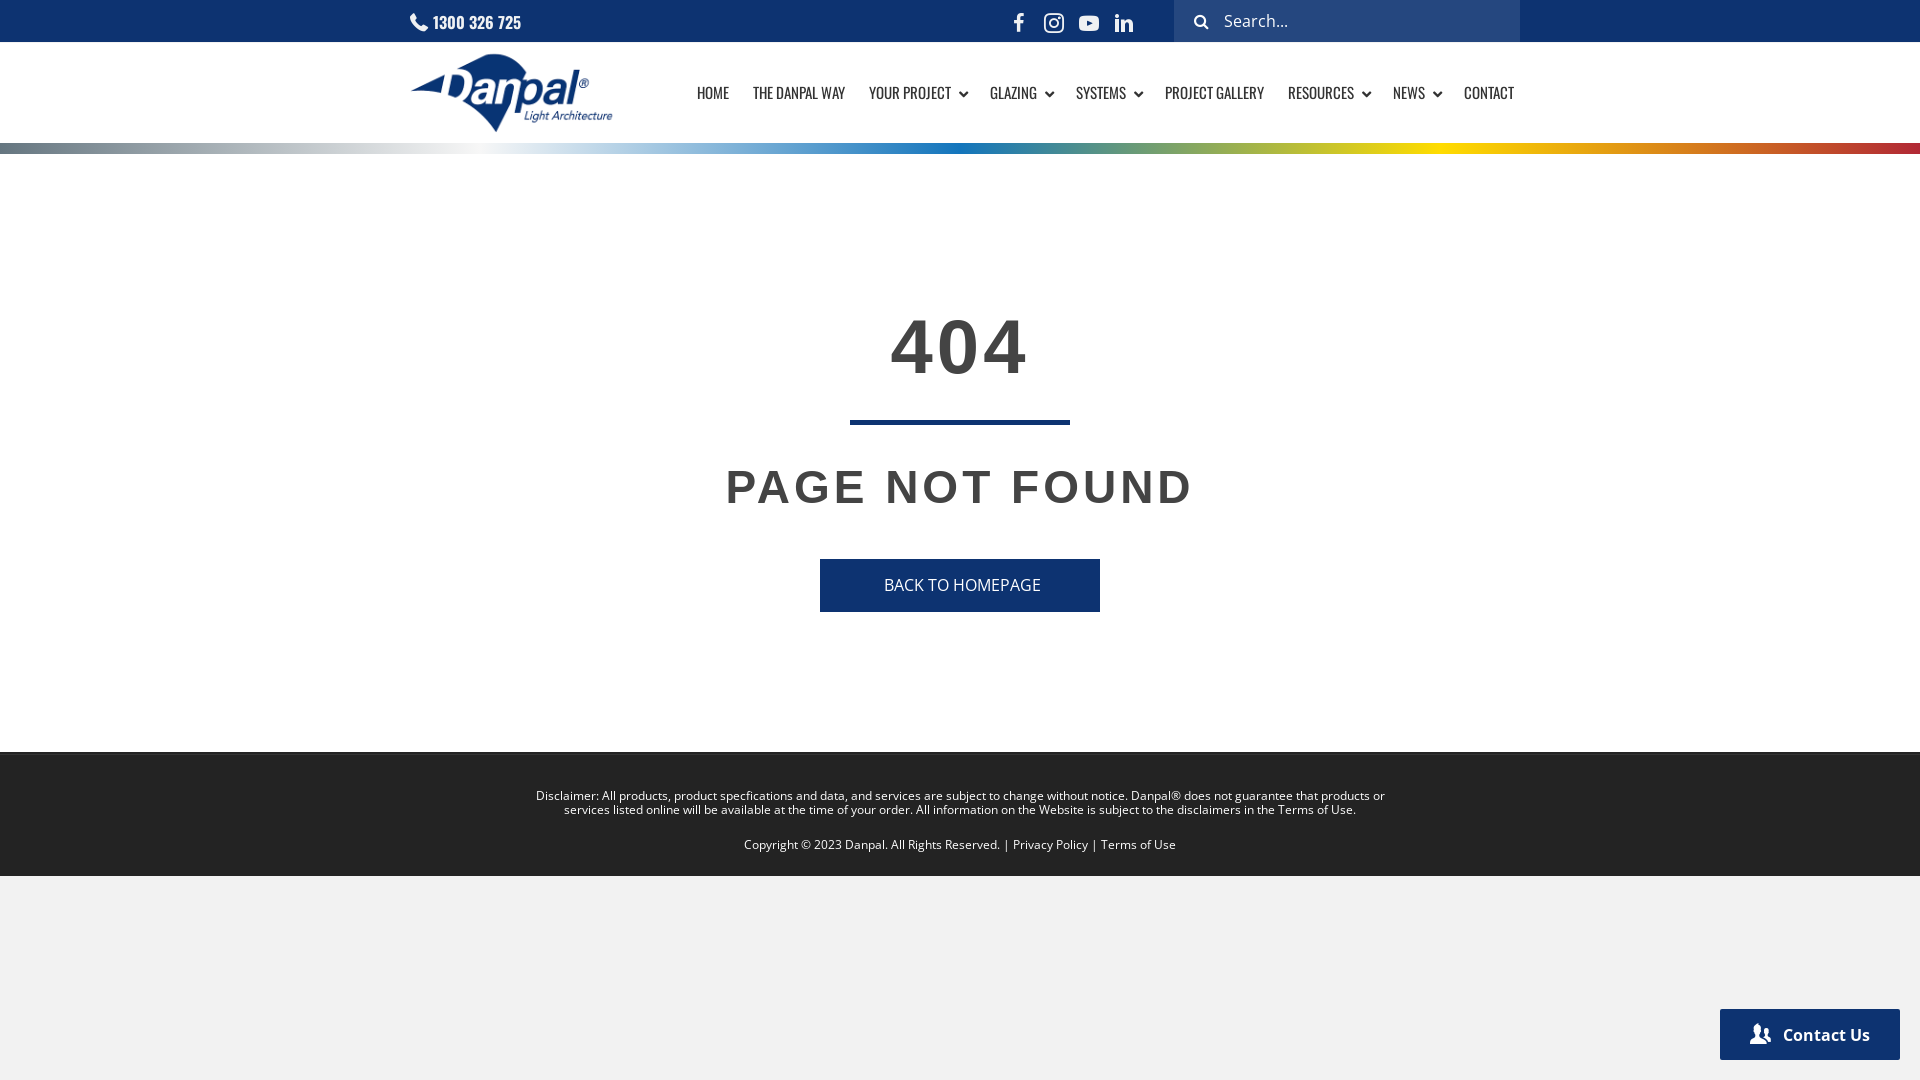 Image resolution: width=1920 pixels, height=1080 pixels. What do you see at coordinates (713, 92) in the screenshot?
I see `'HOME'` at bounding box center [713, 92].